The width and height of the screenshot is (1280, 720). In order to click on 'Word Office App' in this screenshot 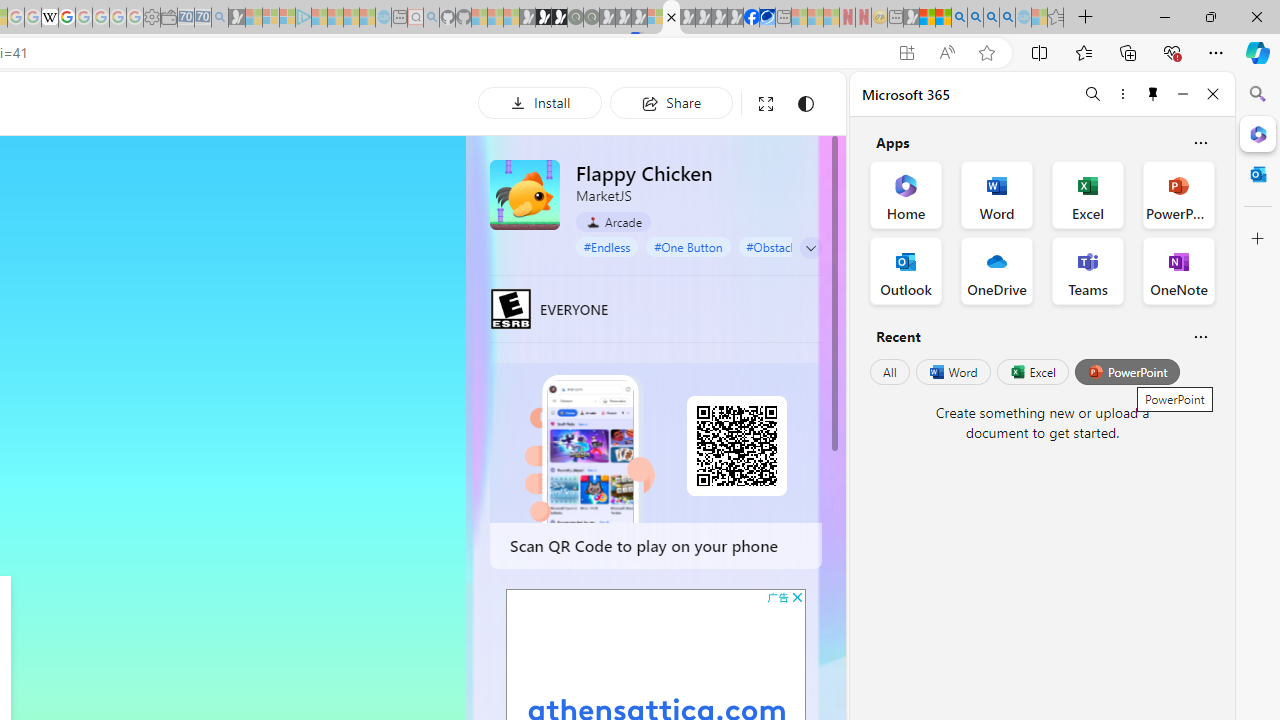, I will do `click(997, 195)`.